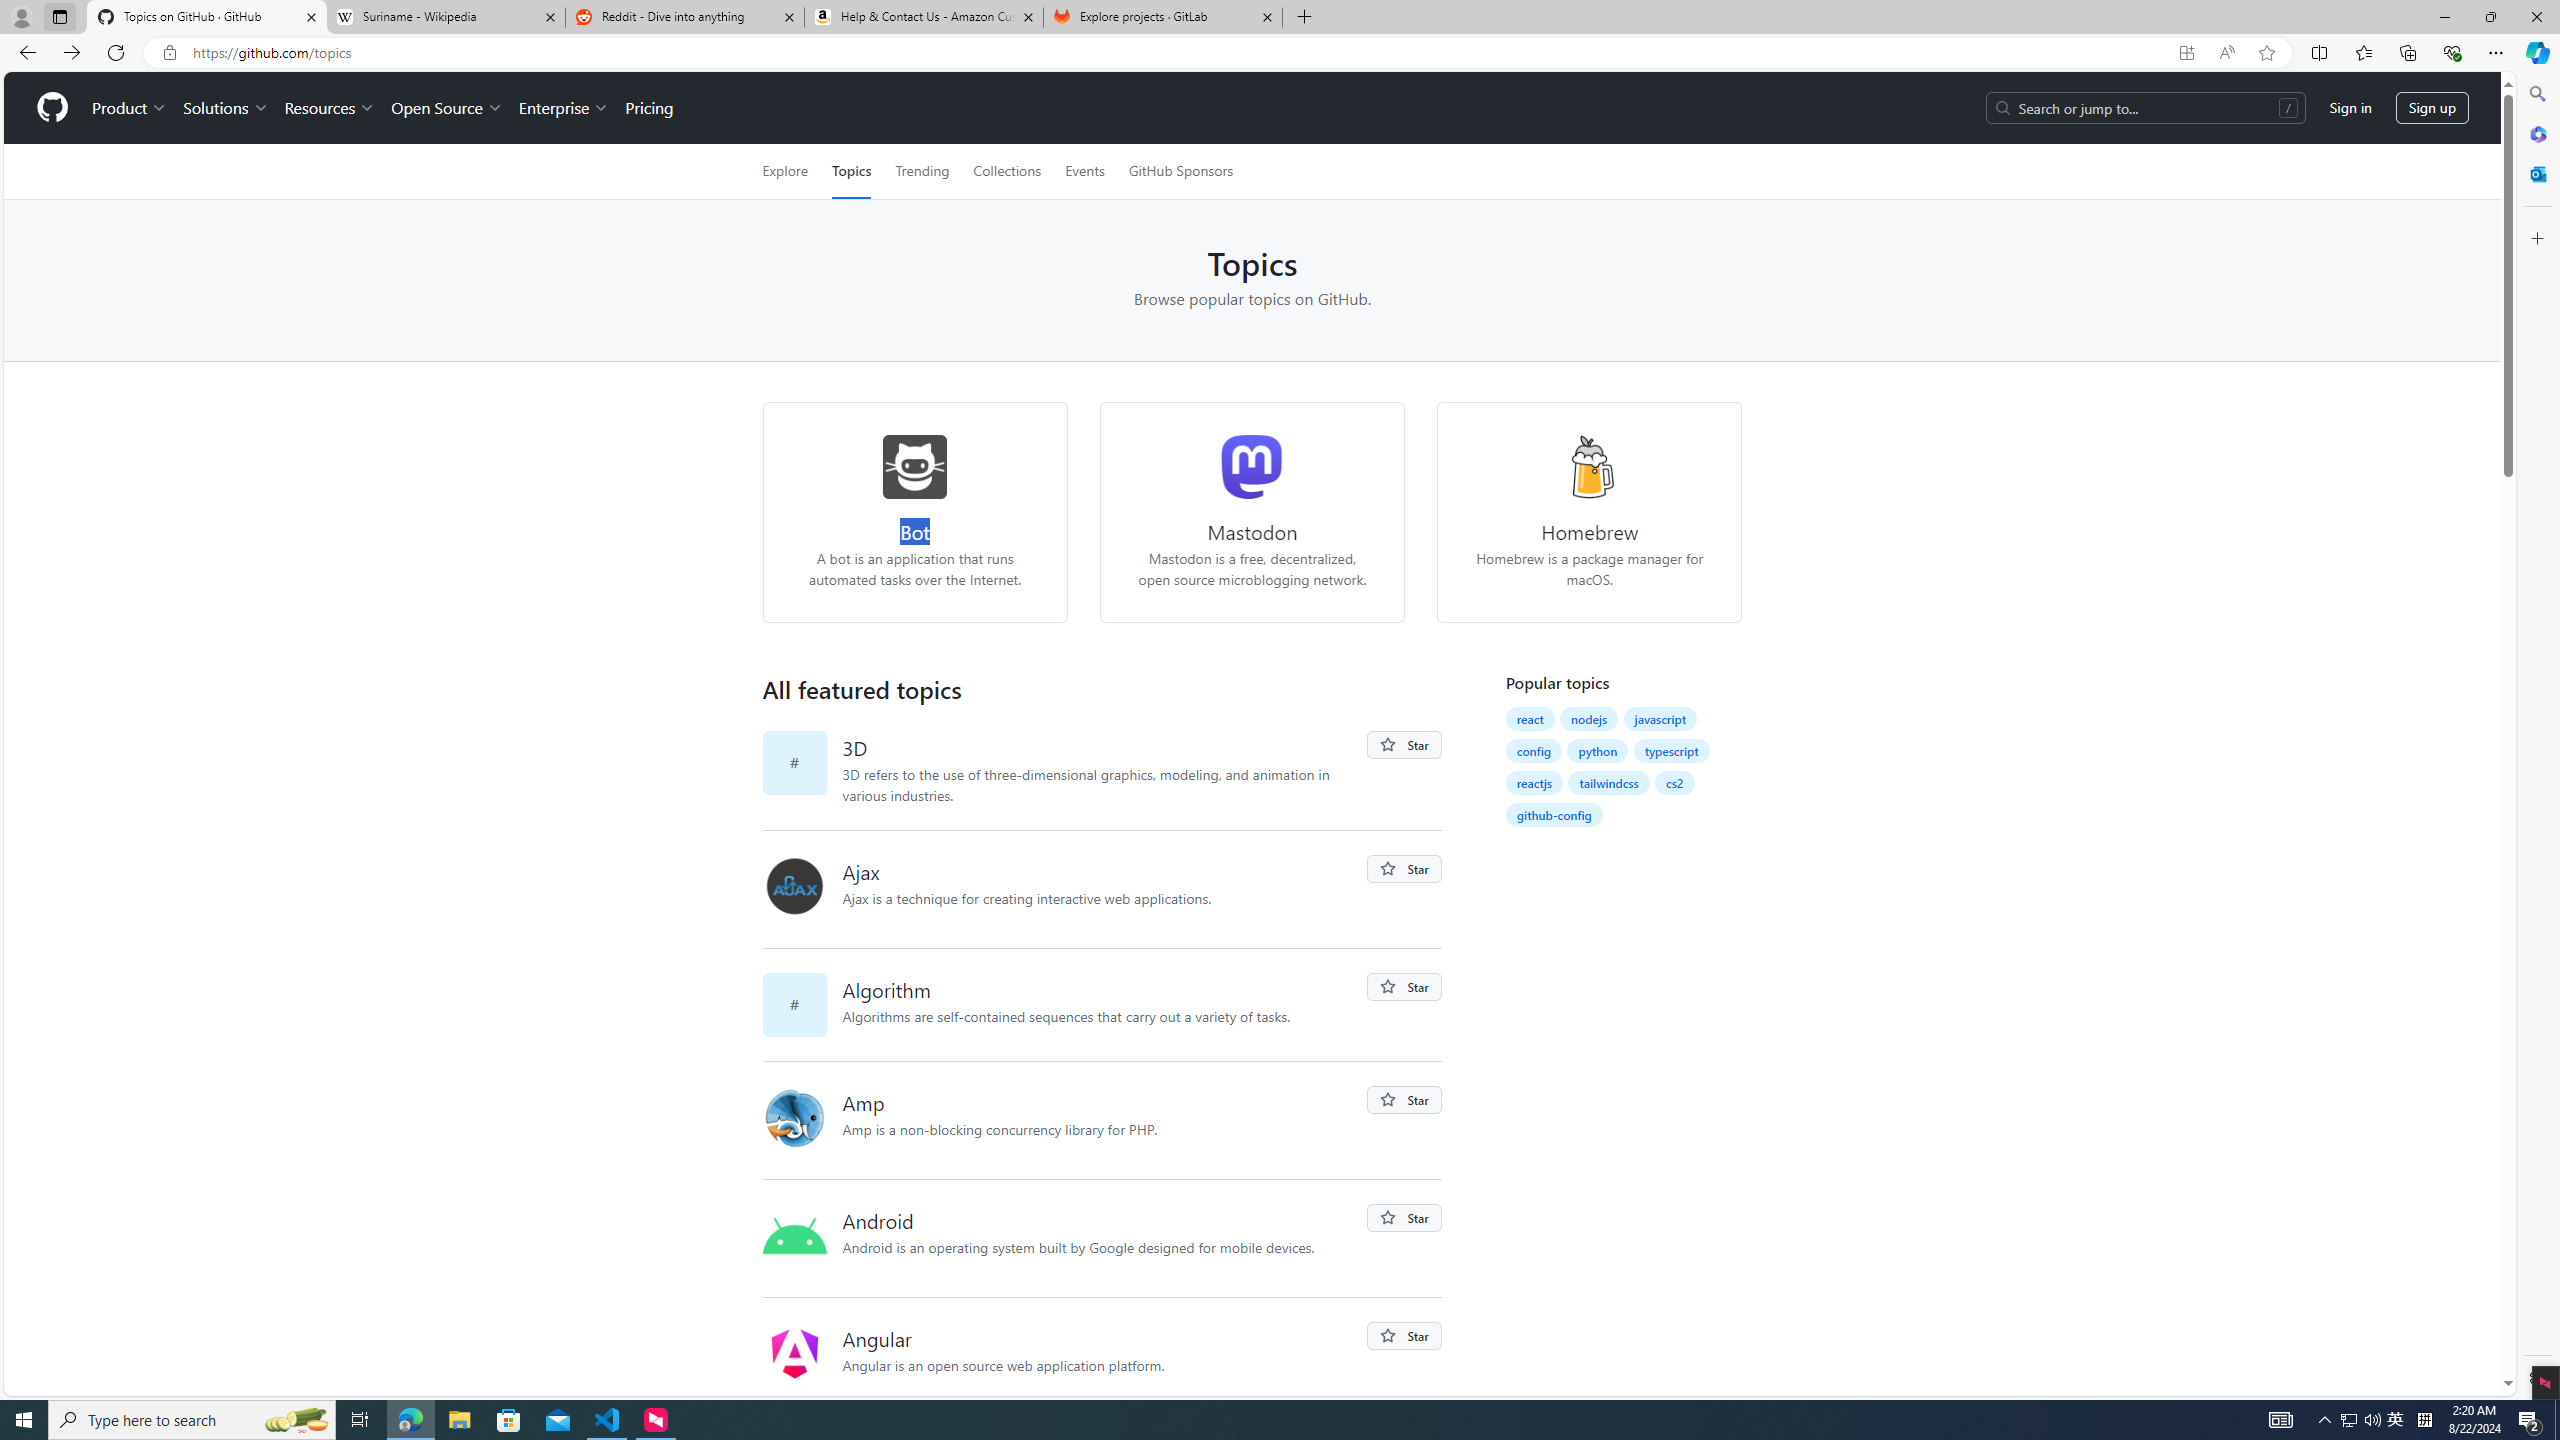 Image resolution: width=2560 pixels, height=1440 pixels. What do you see at coordinates (224, 107) in the screenshot?
I see `'Solutions'` at bounding box center [224, 107].